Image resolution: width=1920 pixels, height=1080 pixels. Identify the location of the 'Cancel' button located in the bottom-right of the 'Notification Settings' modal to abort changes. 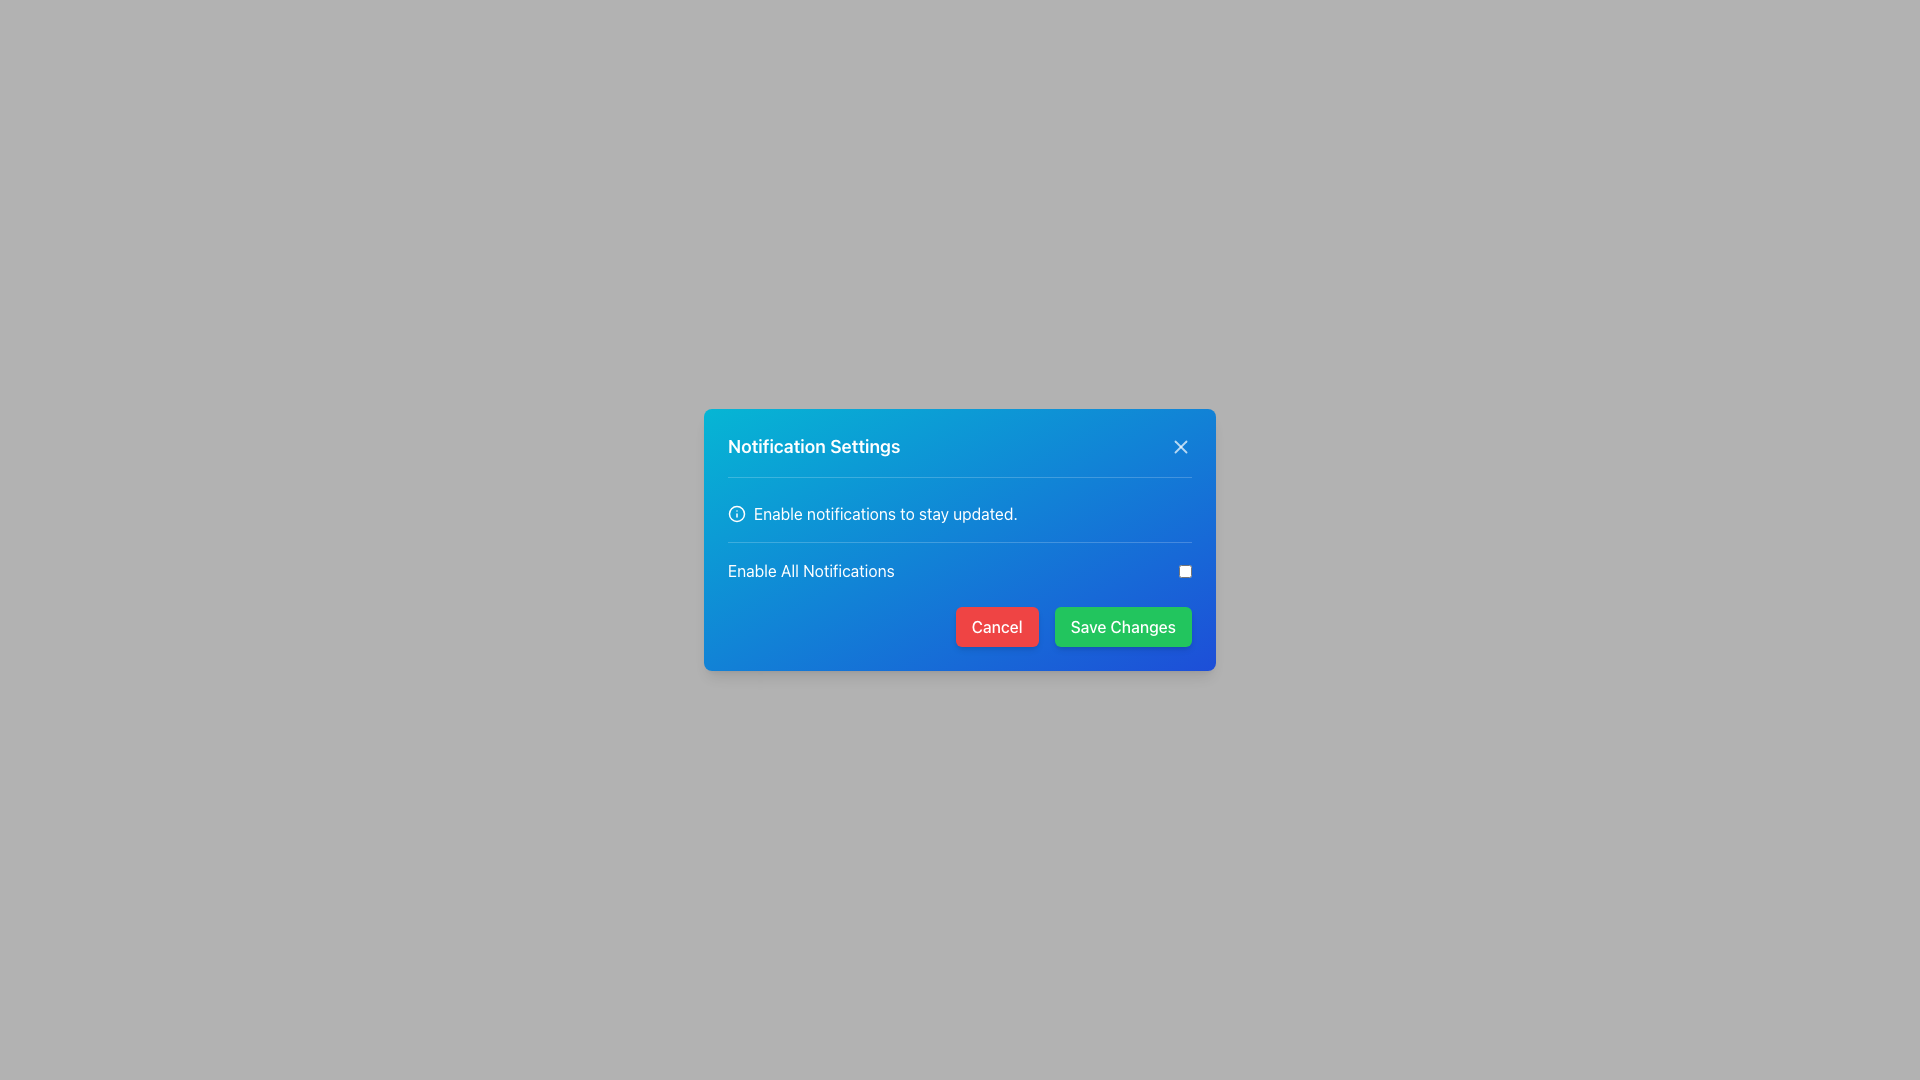
(960, 626).